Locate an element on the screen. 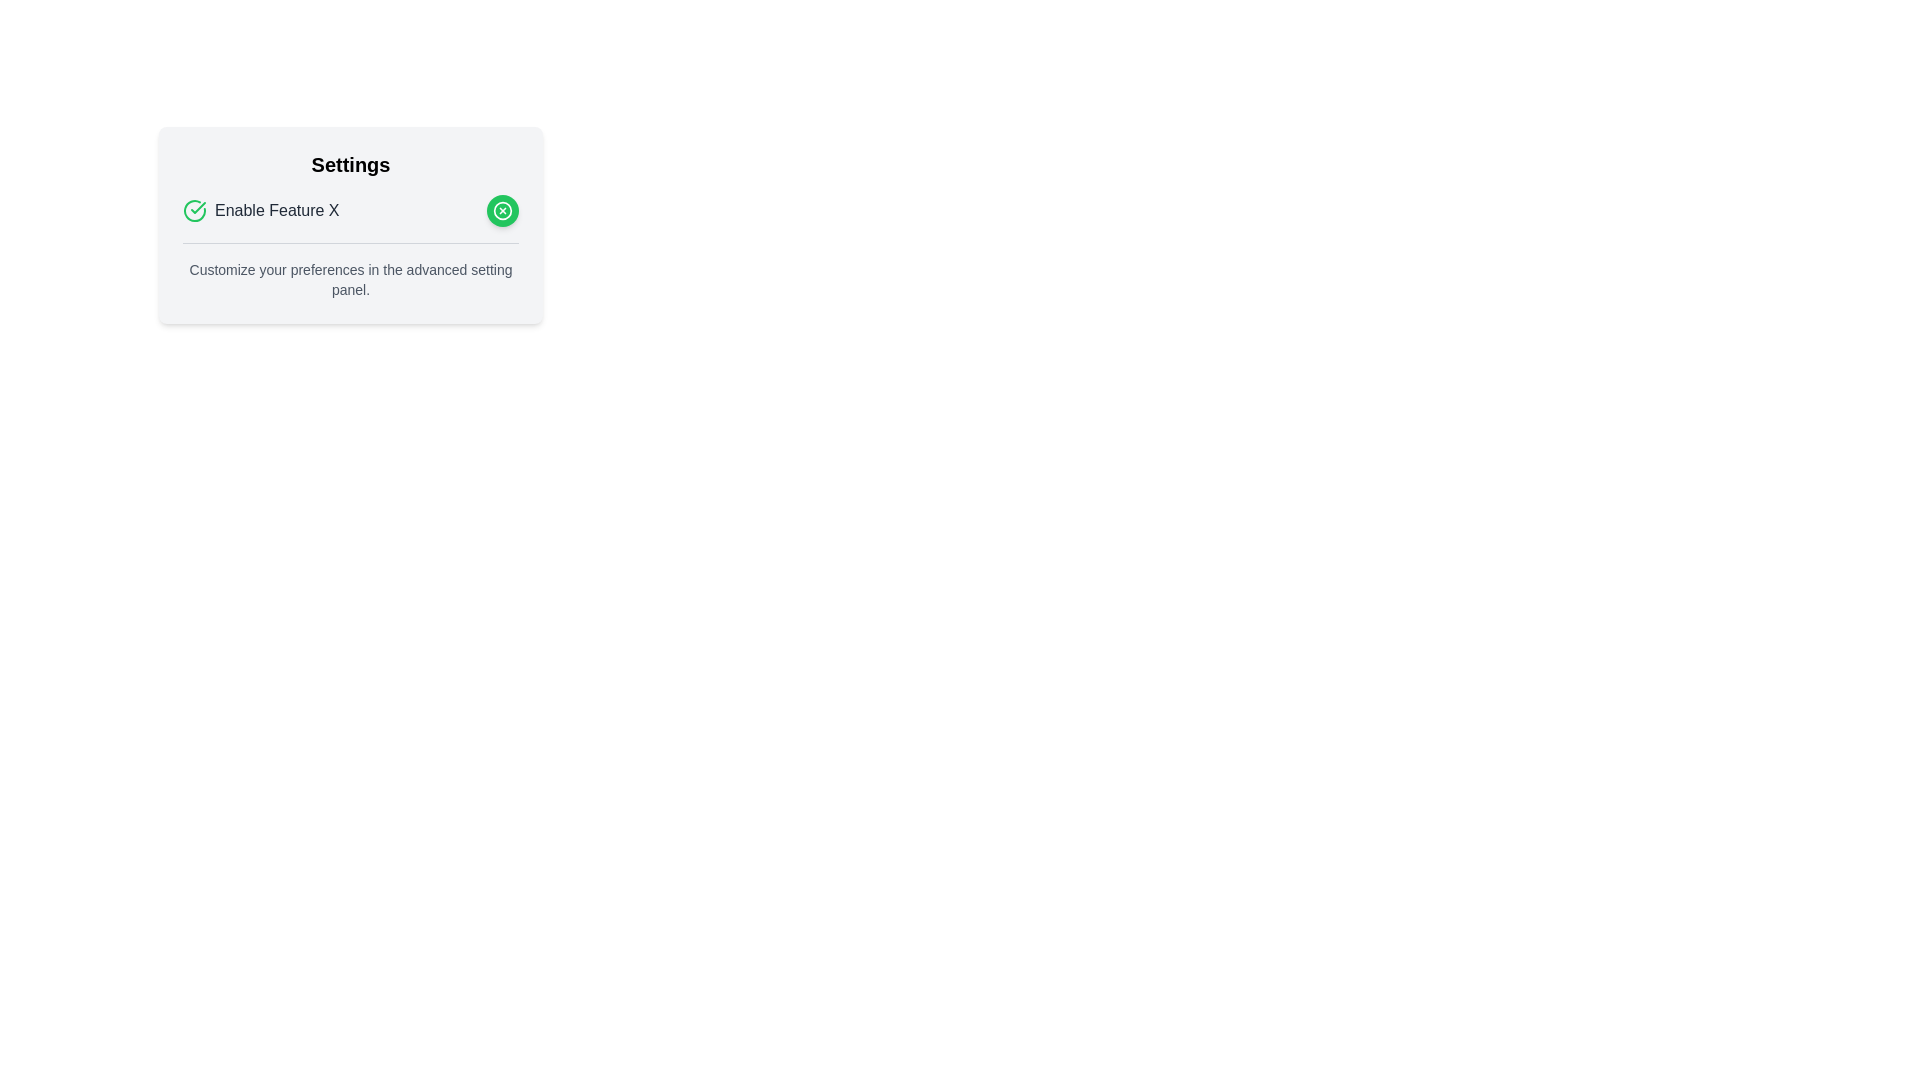 Image resolution: width=1920 pixels, height=1080 pixels. the circular icon with a green background and white 'X' symbol, located to the right of the 'Enable Feature X' text in the settings card is located at coordinates (503, 211).